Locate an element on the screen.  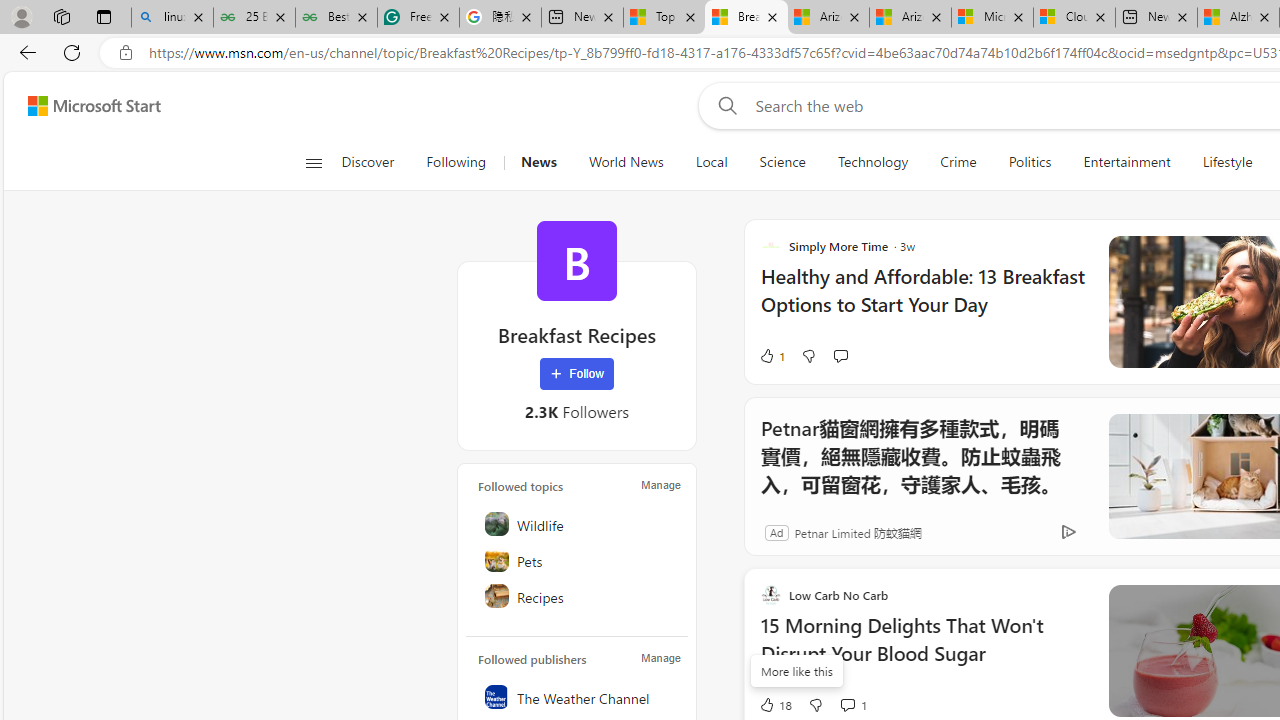
'Skip to footer' is located at coordinates (81, 105).